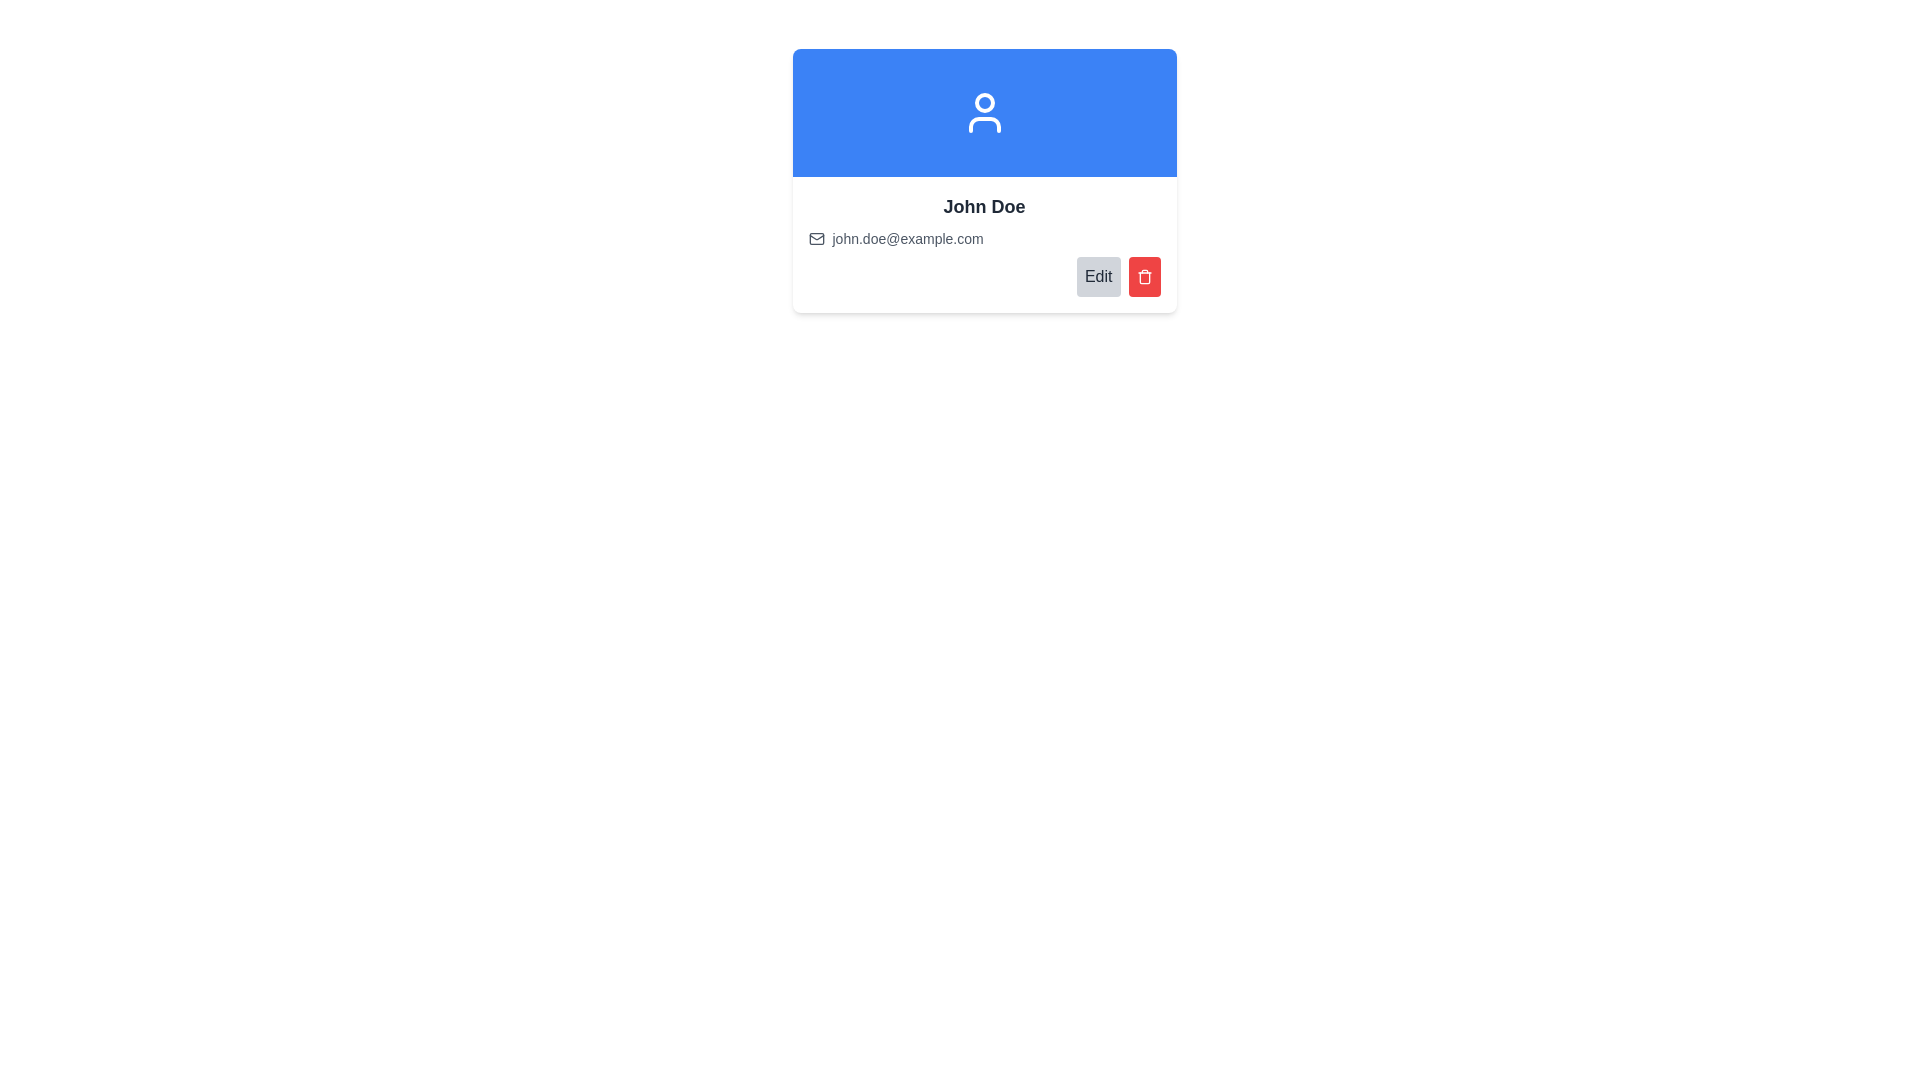 The width and height of the screenshot is (1920, 1080). I want to click on the icon button, so click(1144, 277).